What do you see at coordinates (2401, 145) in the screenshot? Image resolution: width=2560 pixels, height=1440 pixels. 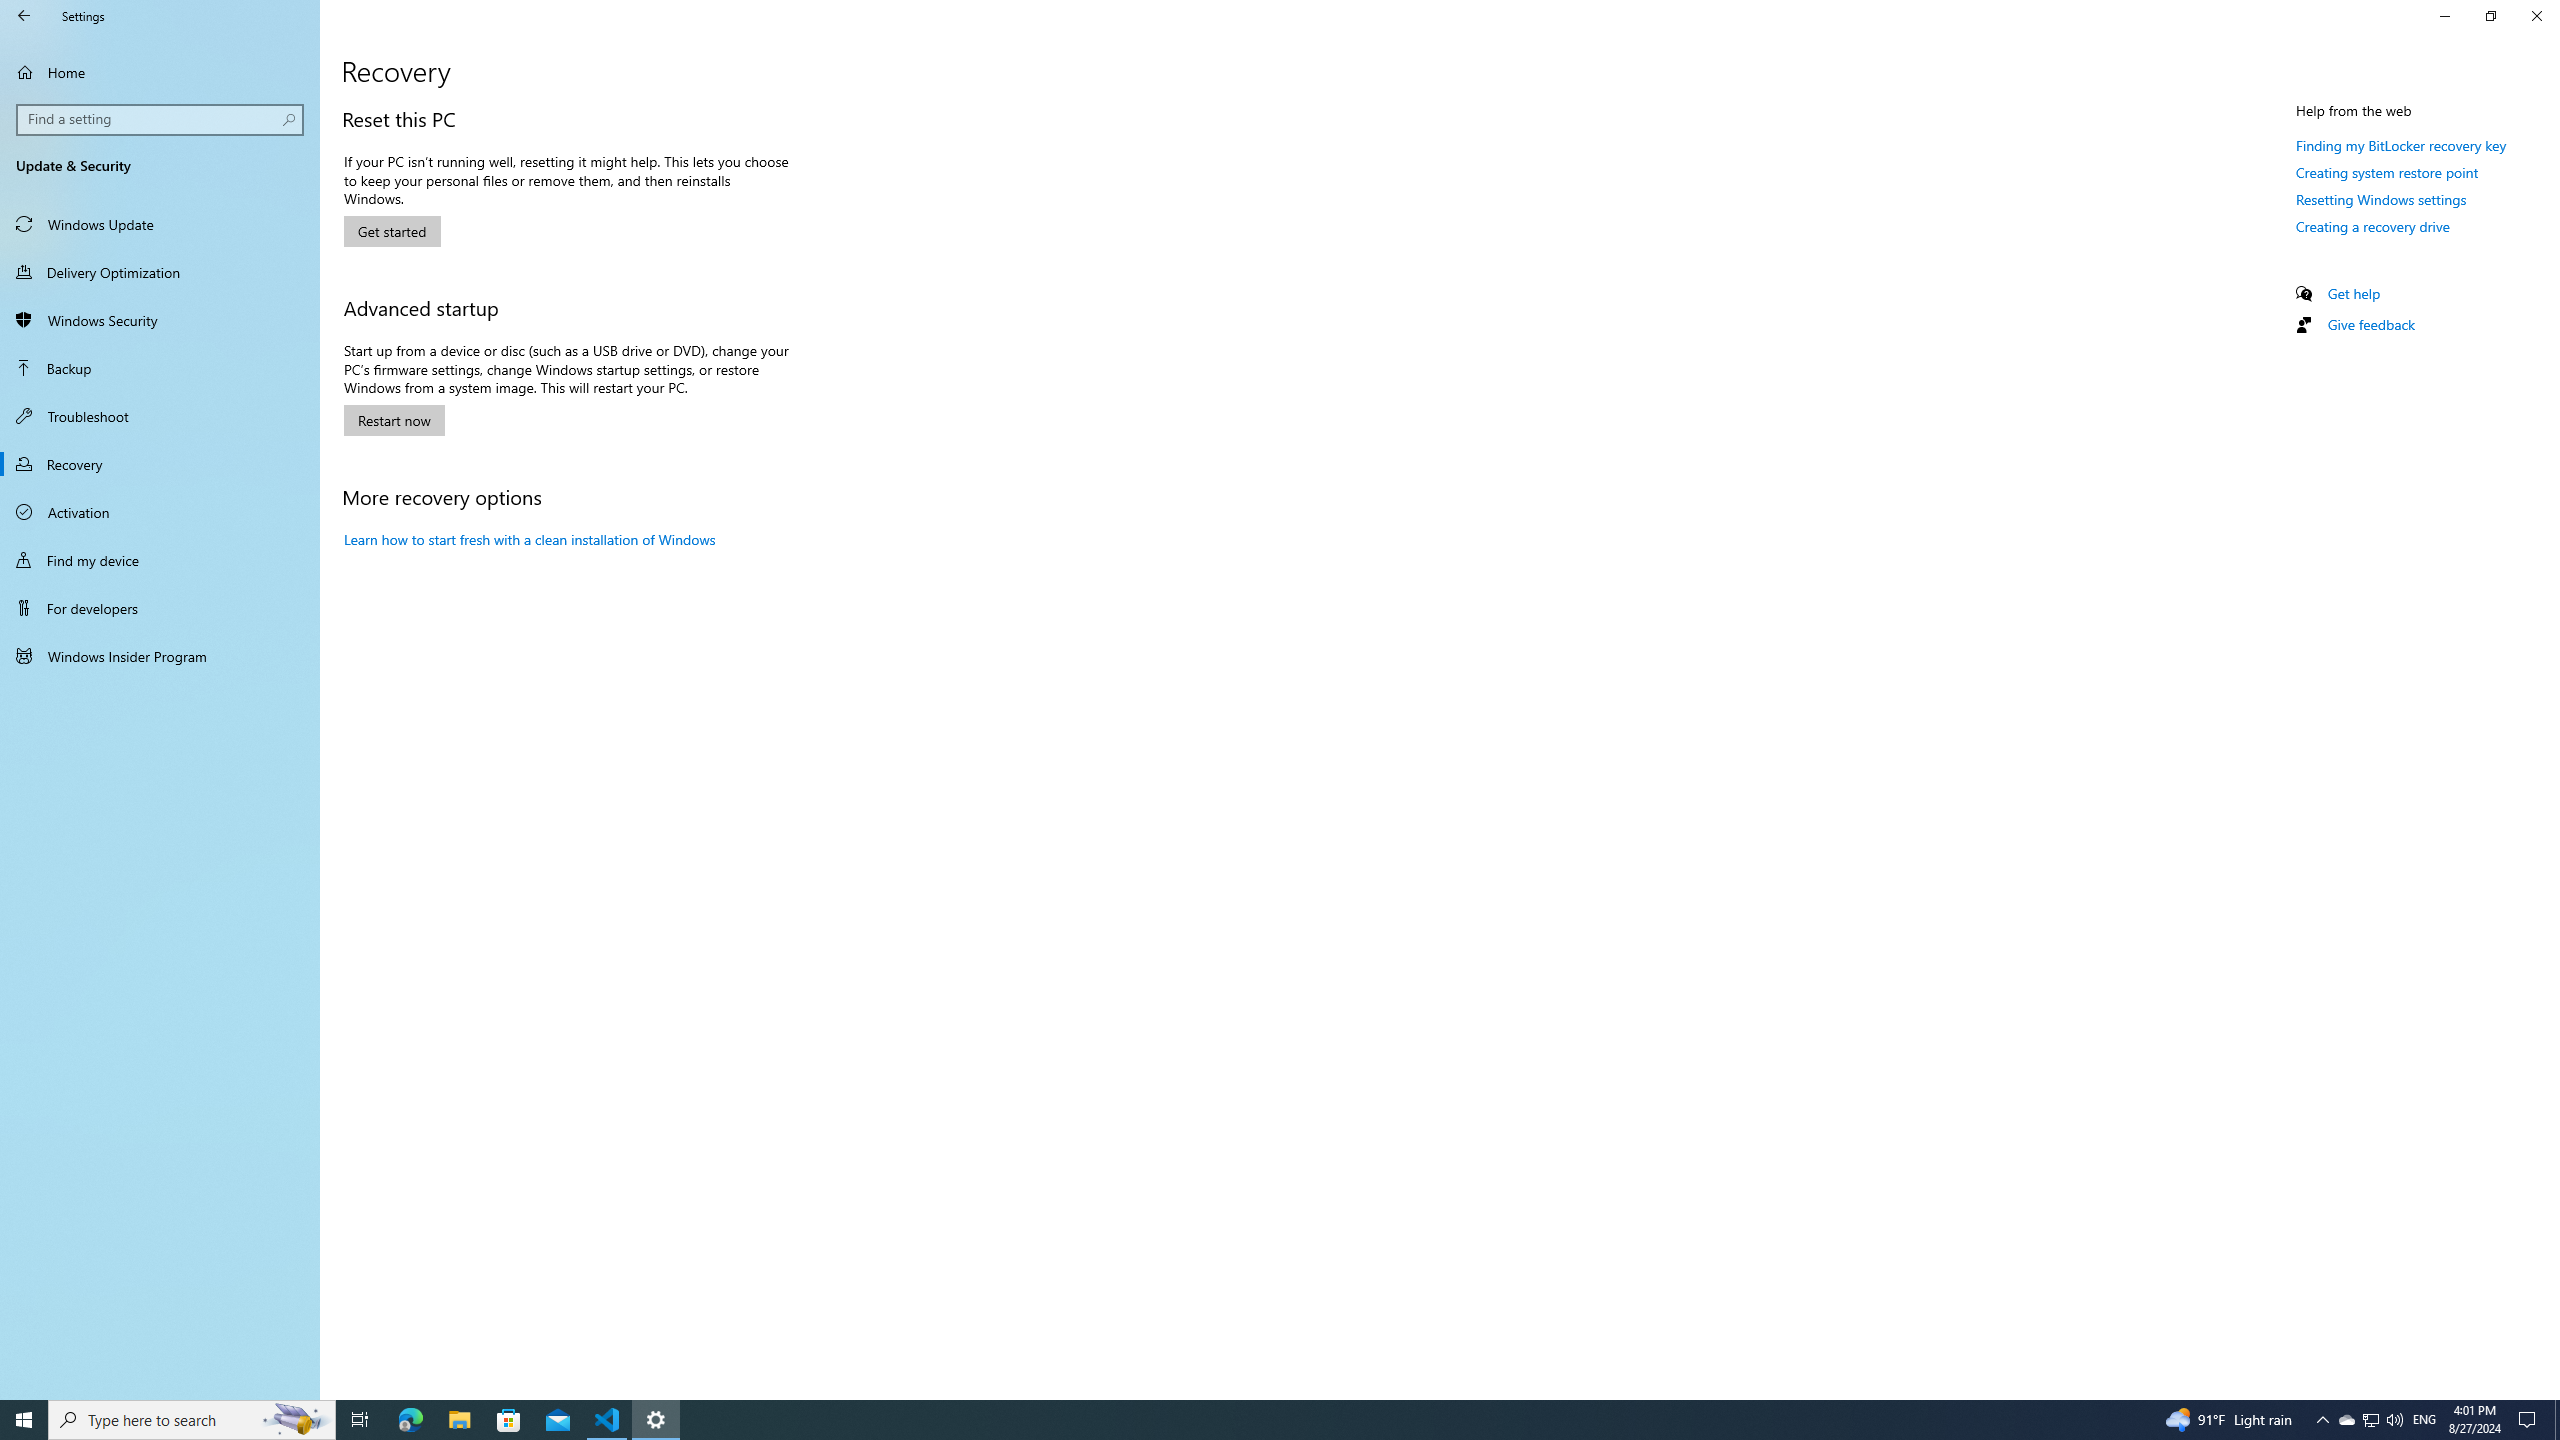 I see `'Finding my BitLocker recovery key'` at bounding box center [2401, 145].